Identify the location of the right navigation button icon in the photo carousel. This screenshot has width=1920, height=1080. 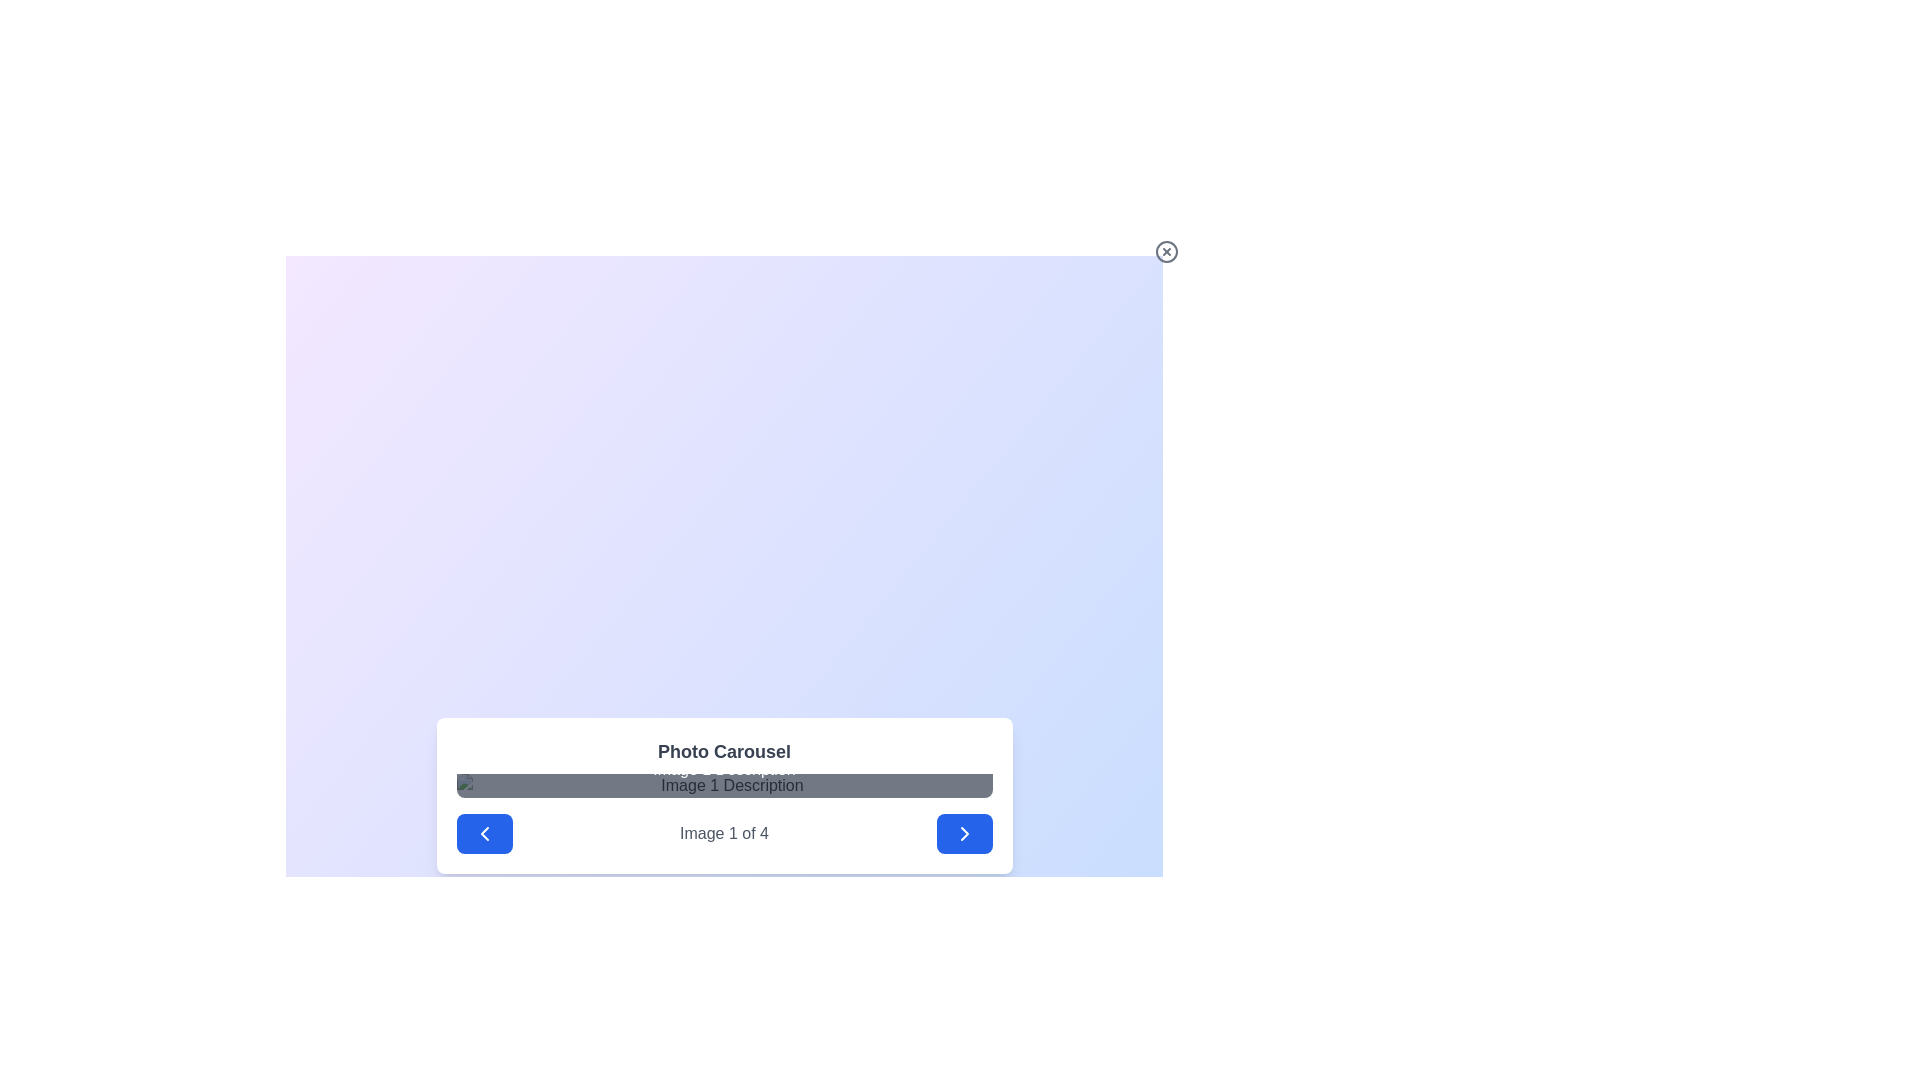
(964, 833).